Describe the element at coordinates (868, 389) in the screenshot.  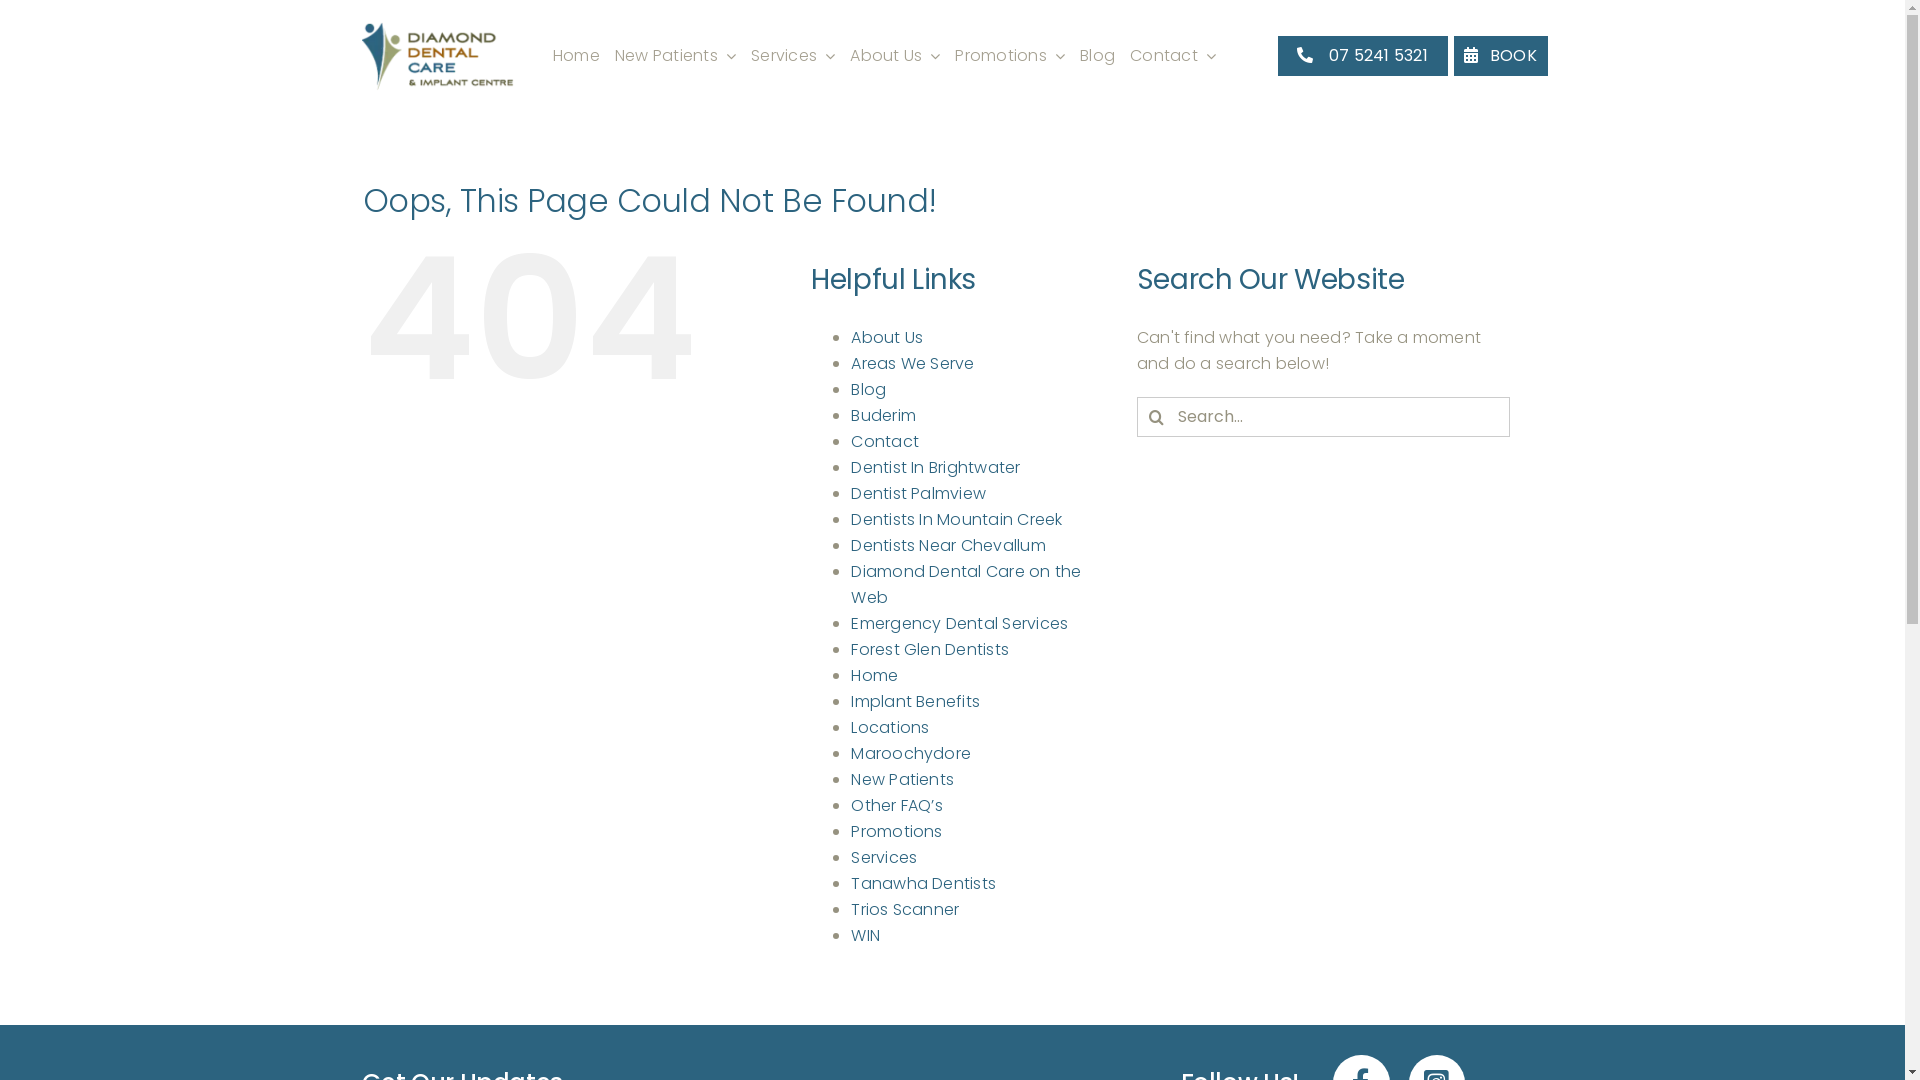
I see `'Blog'` at that location.